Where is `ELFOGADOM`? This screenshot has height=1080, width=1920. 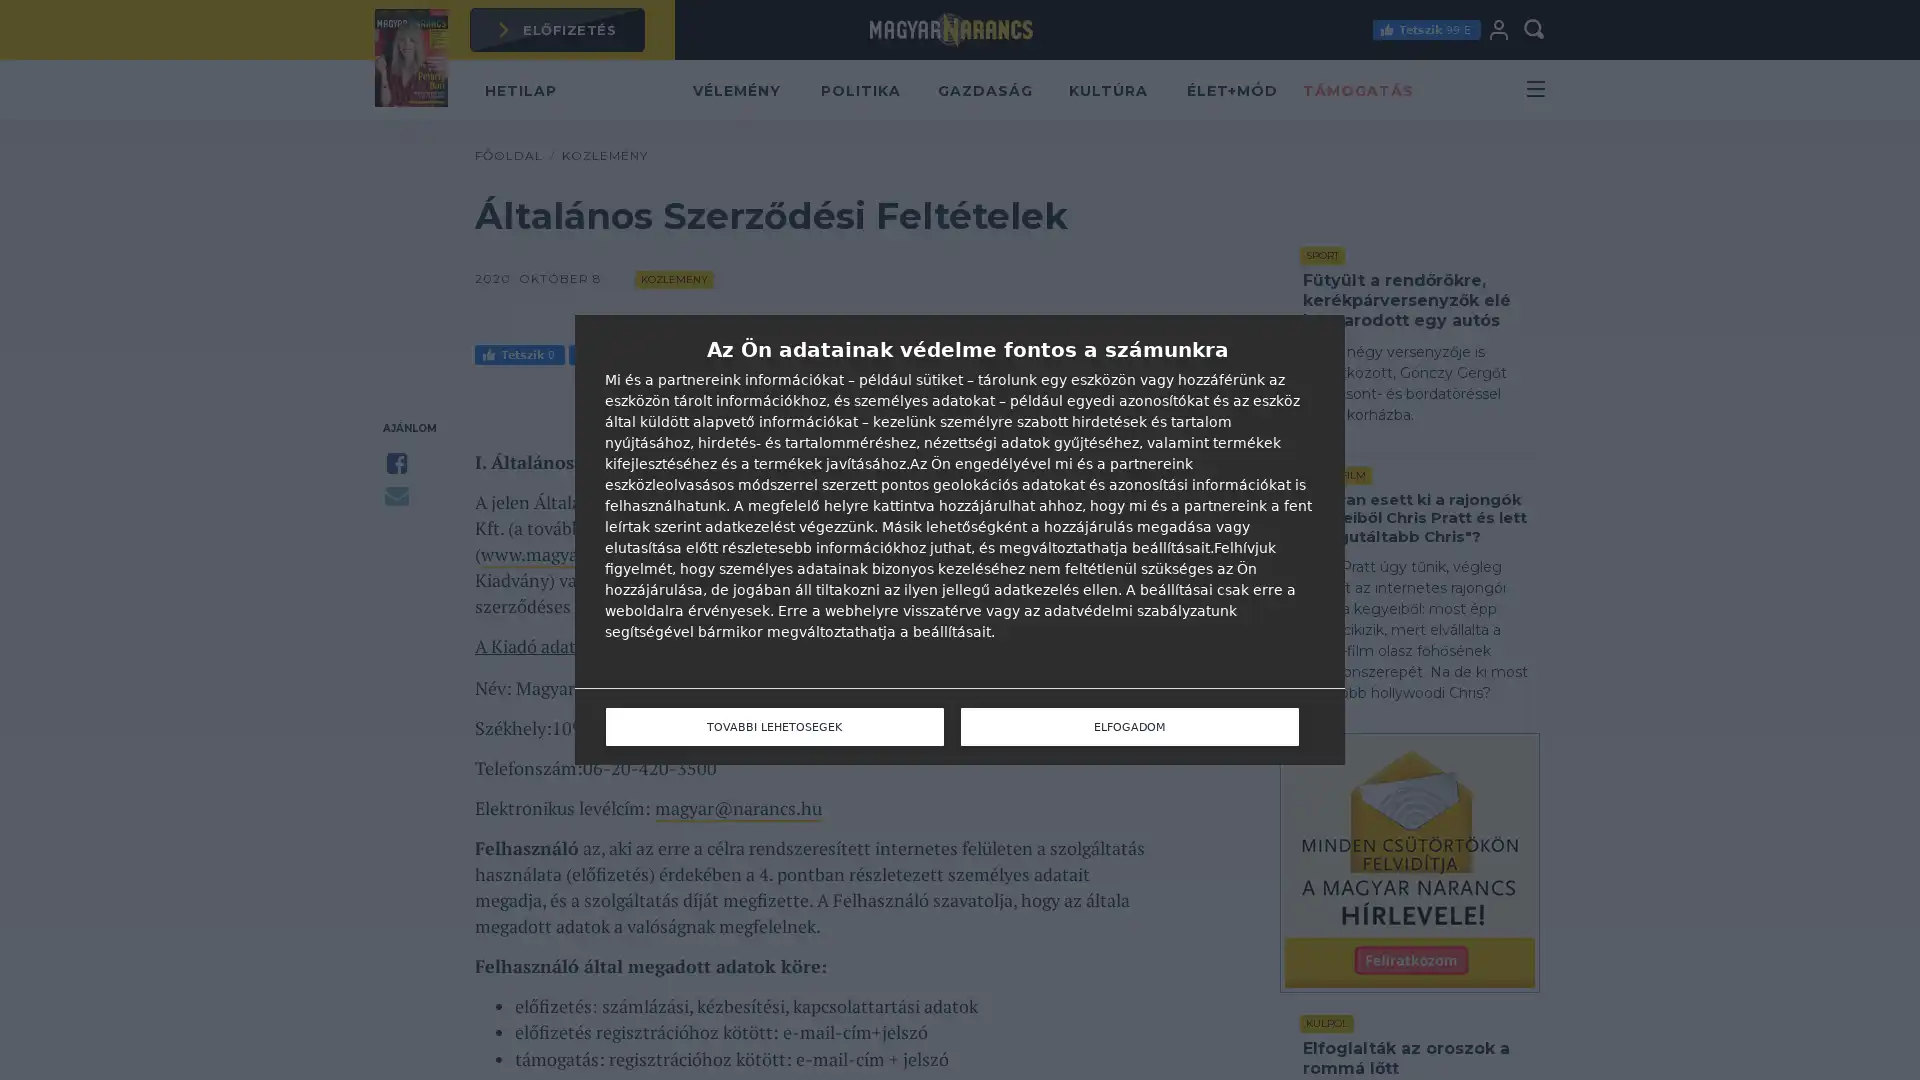
ELFOGADOM is located at coordinates (1129, 726).